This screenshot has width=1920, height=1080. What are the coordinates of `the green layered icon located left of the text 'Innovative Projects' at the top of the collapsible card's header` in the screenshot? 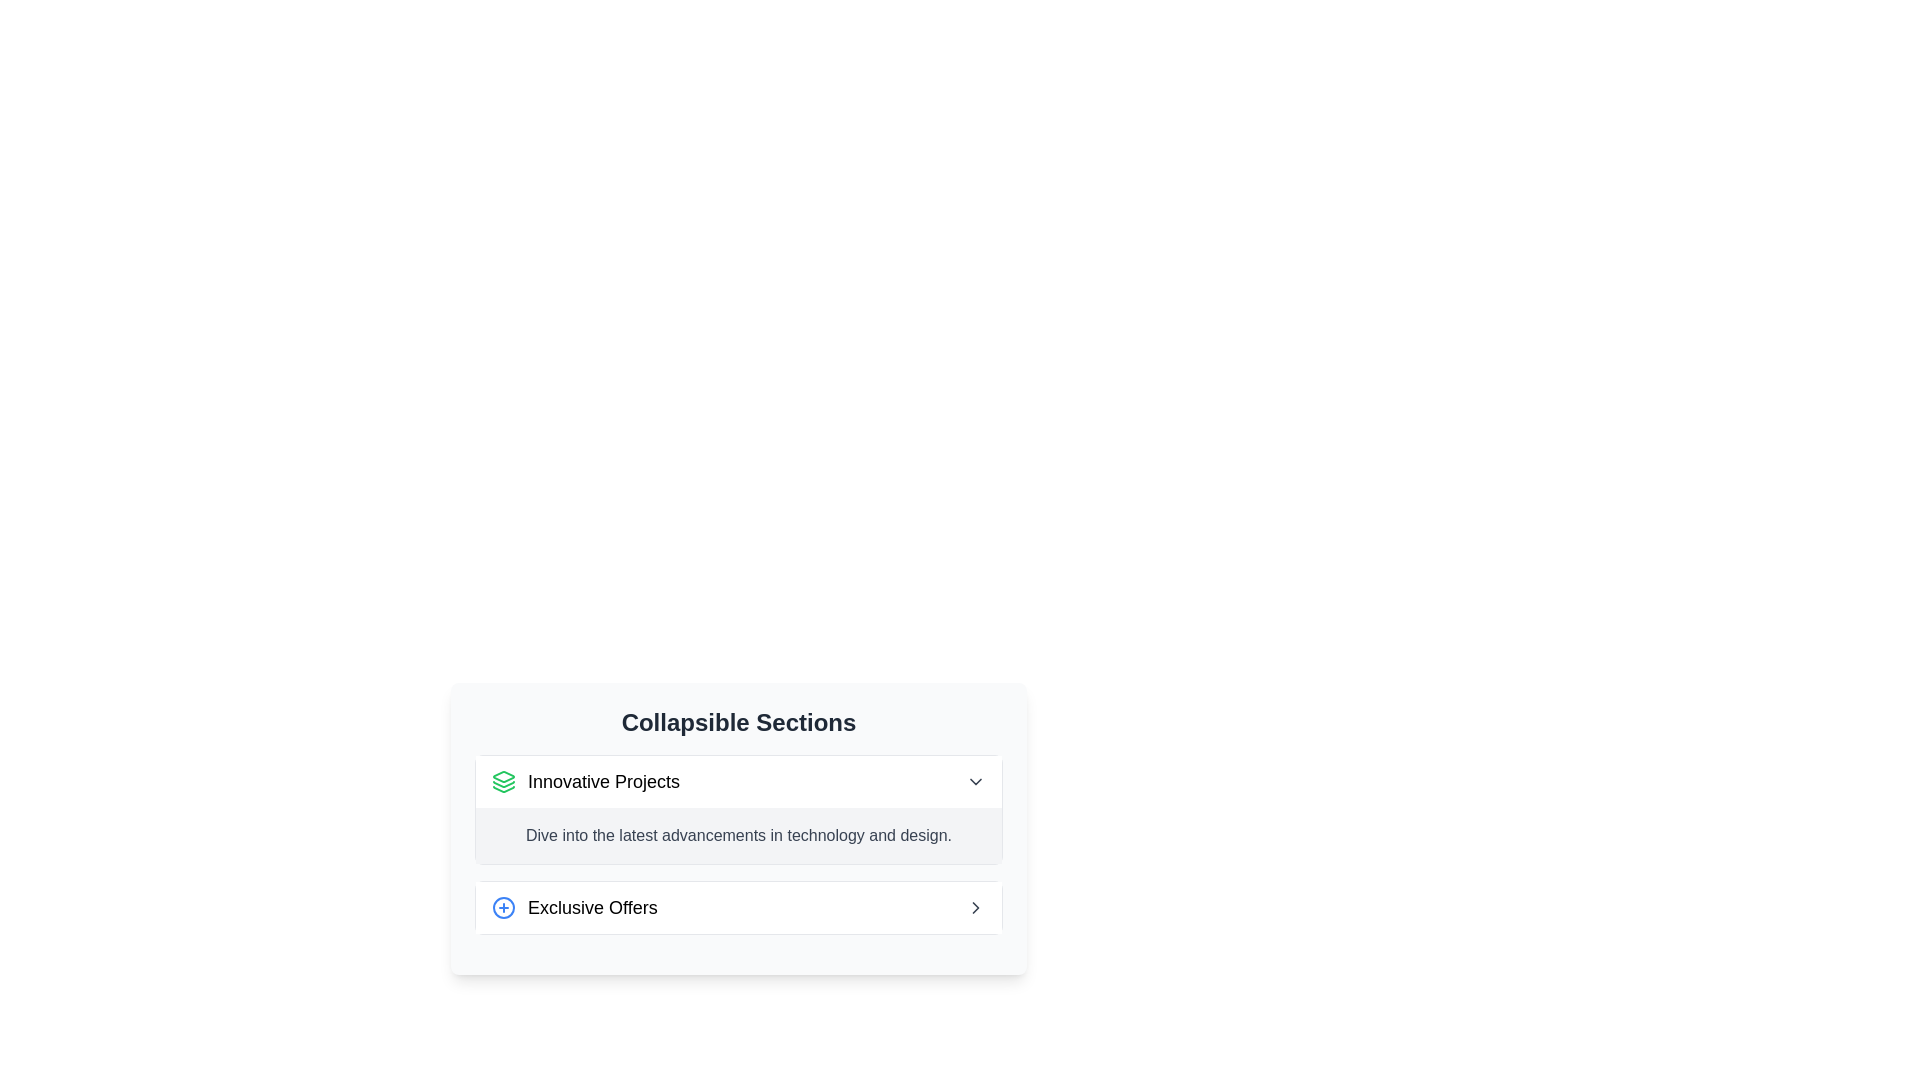 It's located at (504, 781).